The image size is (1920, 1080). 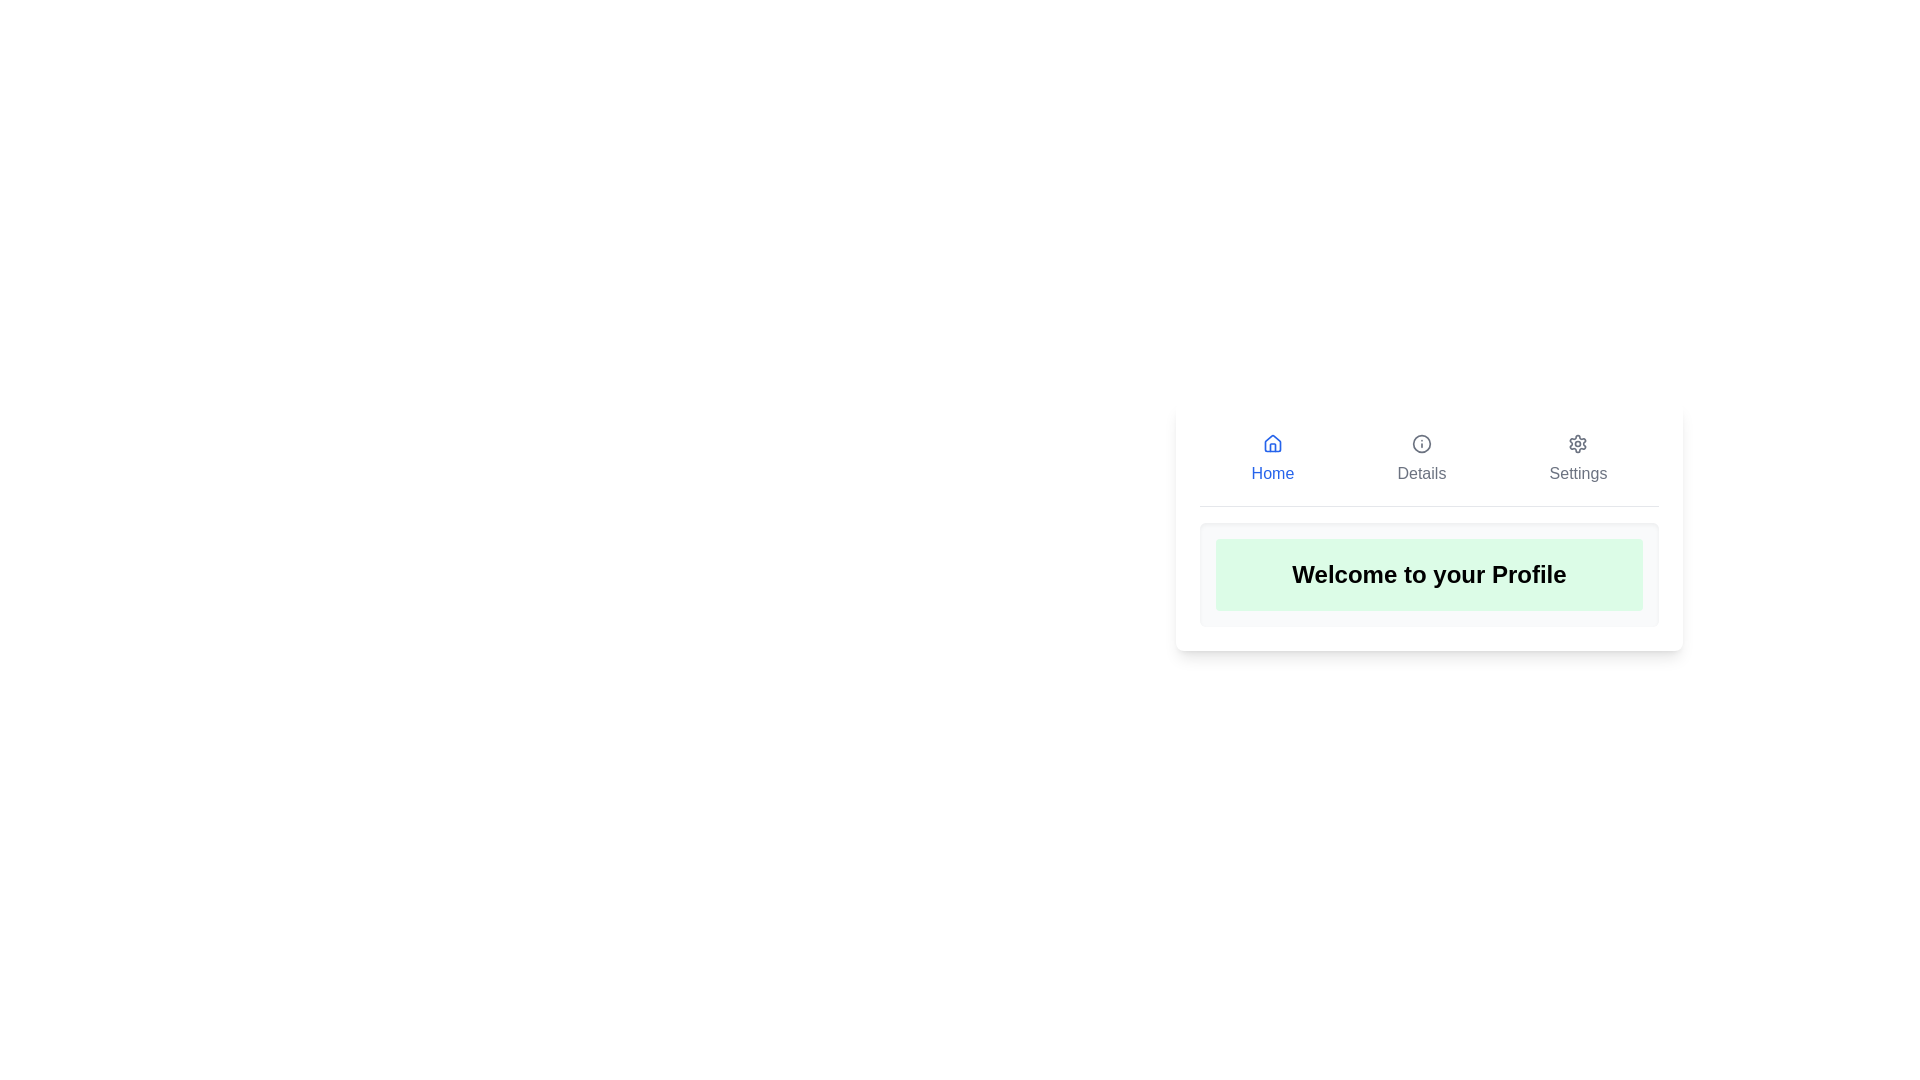 What do you see at coordinates (1271, 459) in the screenshot?
I see `the Home tab` at bounding box center [1271, 459].